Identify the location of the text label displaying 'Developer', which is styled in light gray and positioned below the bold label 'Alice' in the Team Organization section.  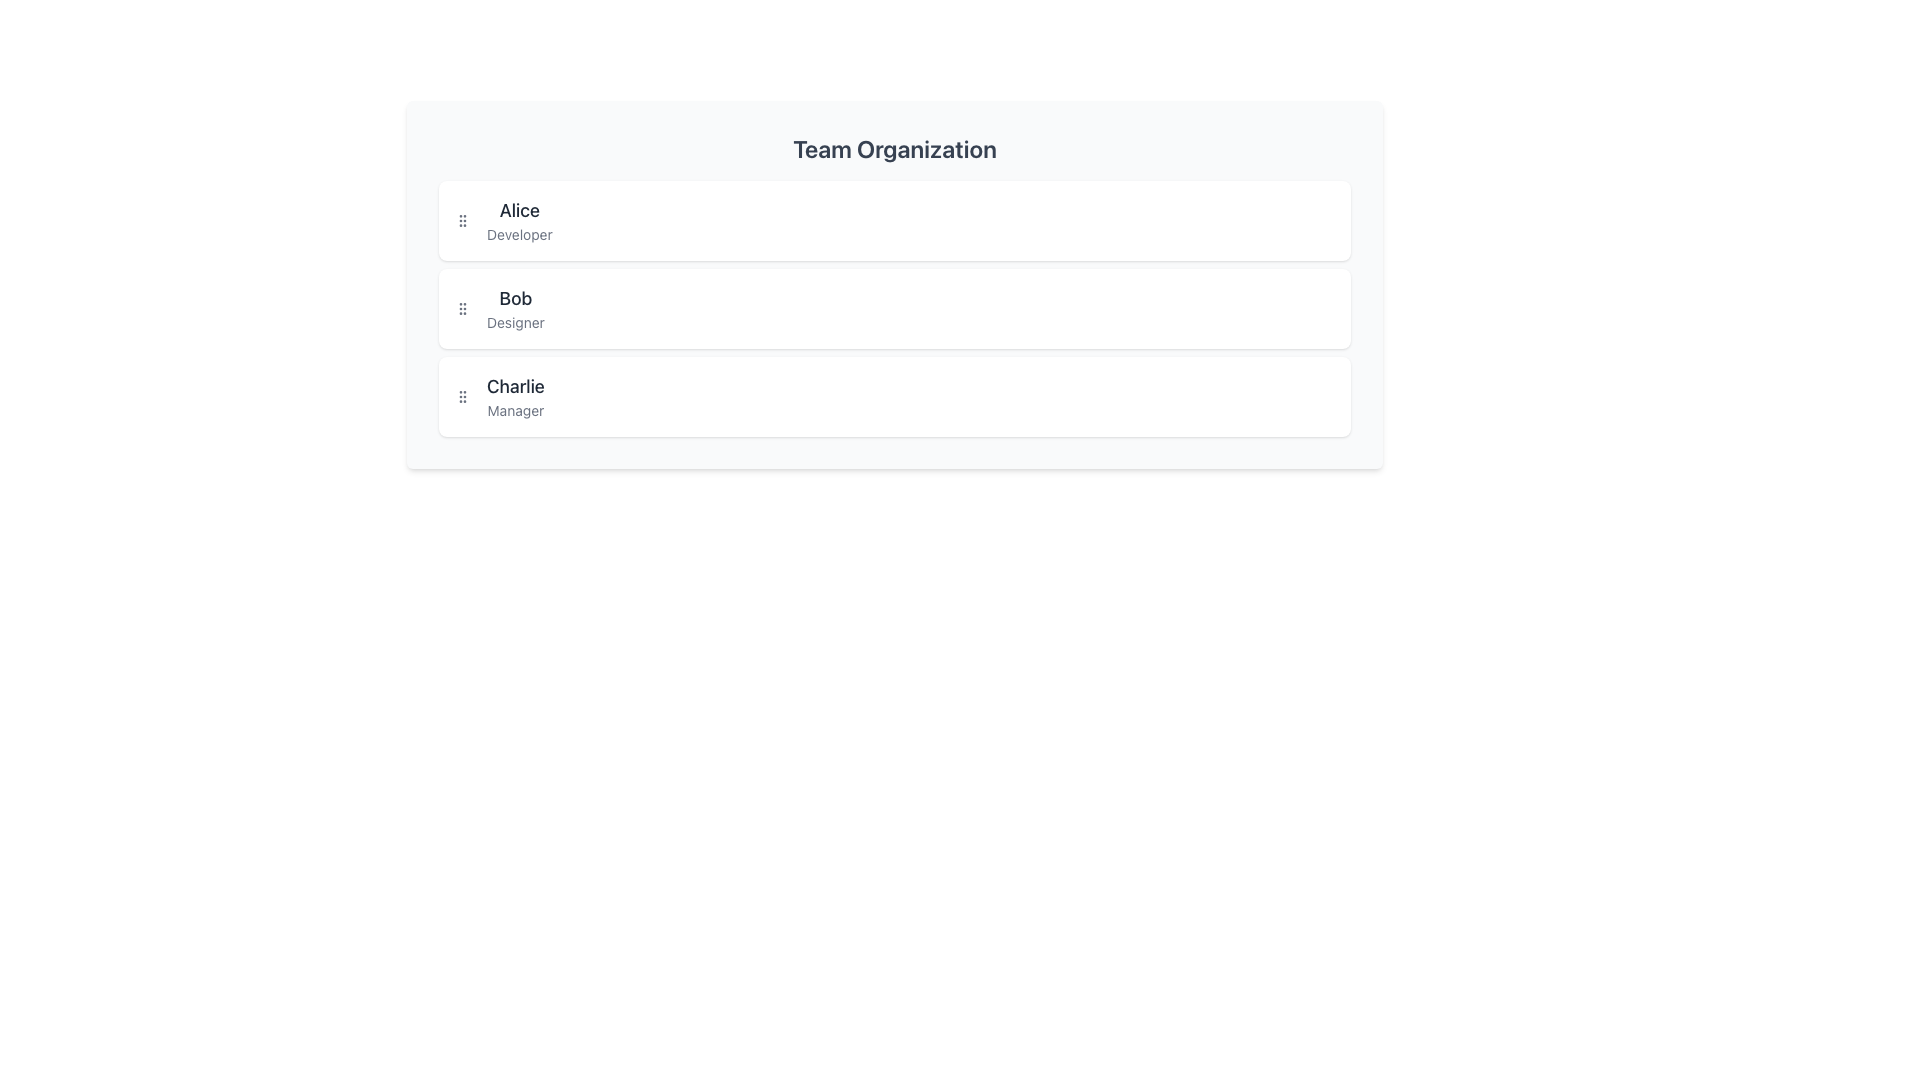
(519, 234).